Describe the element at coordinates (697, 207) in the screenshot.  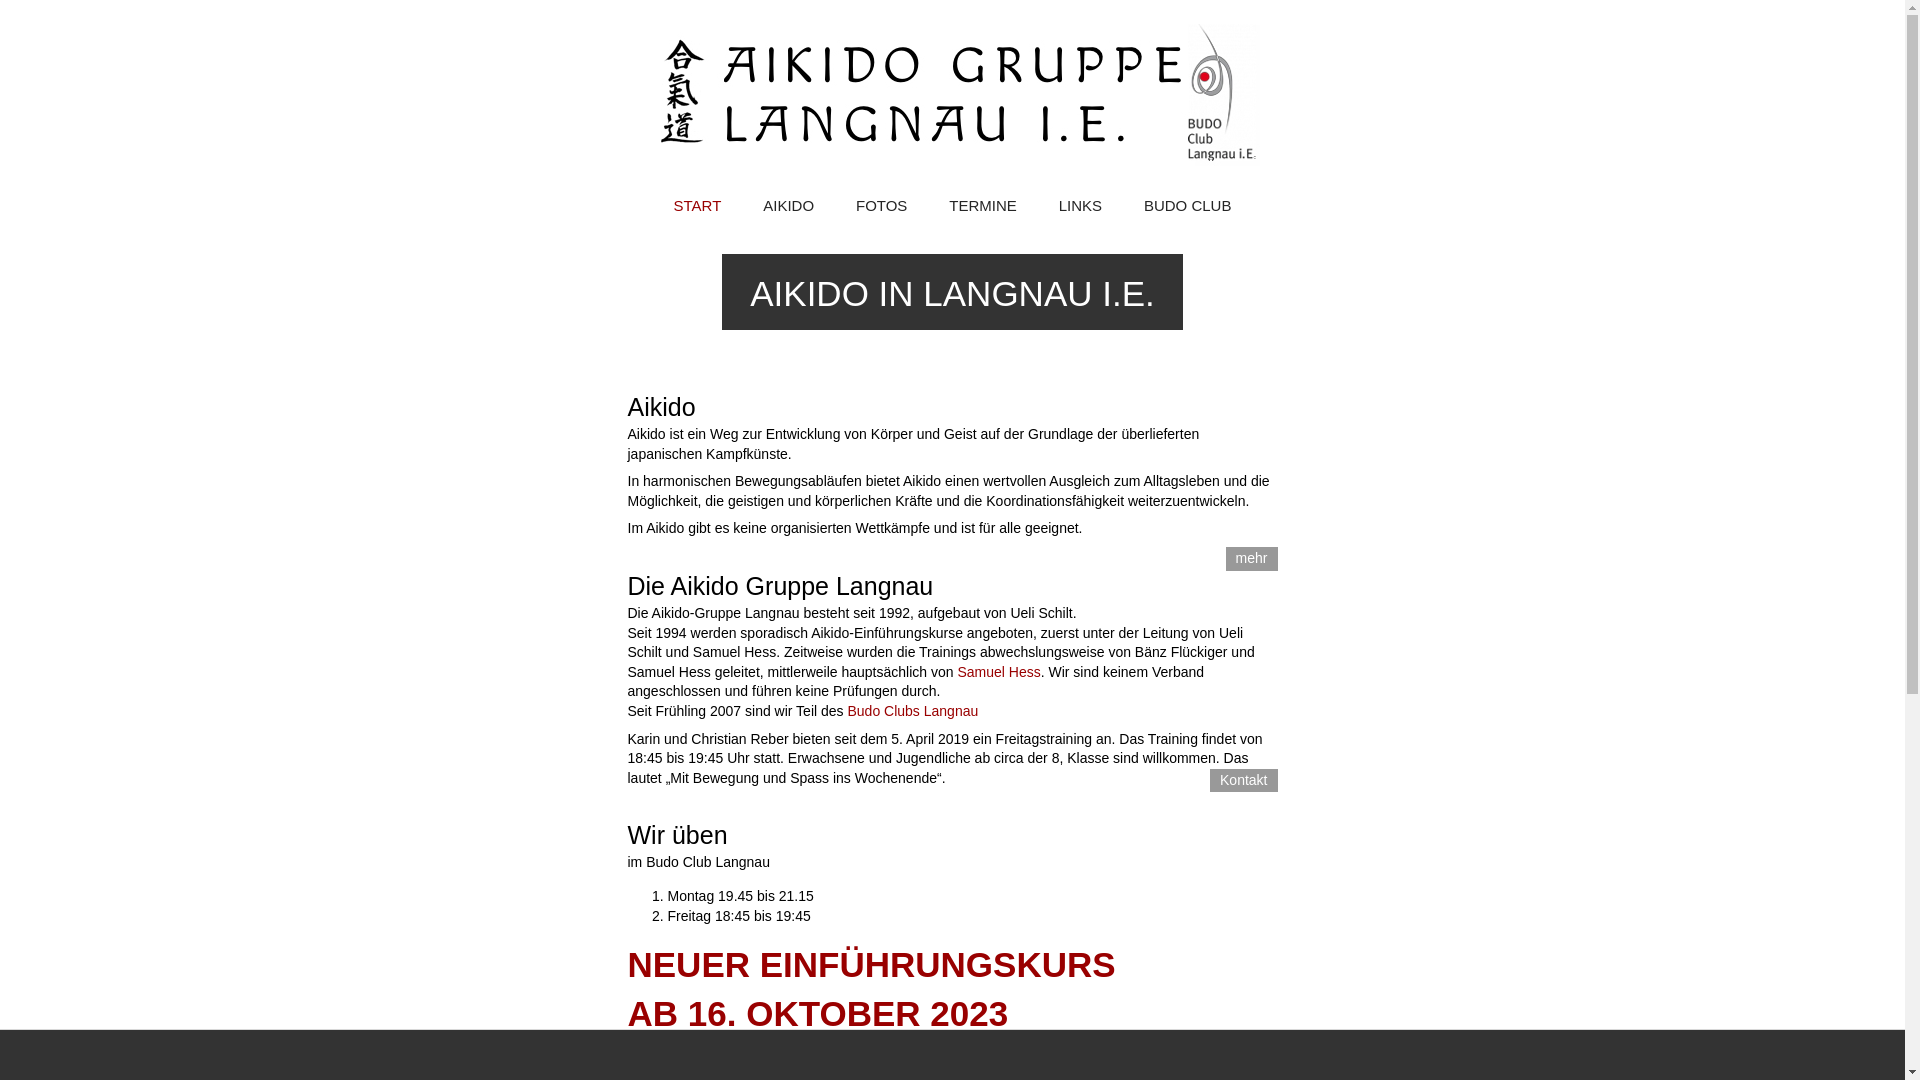
I see `'START'` at that location.